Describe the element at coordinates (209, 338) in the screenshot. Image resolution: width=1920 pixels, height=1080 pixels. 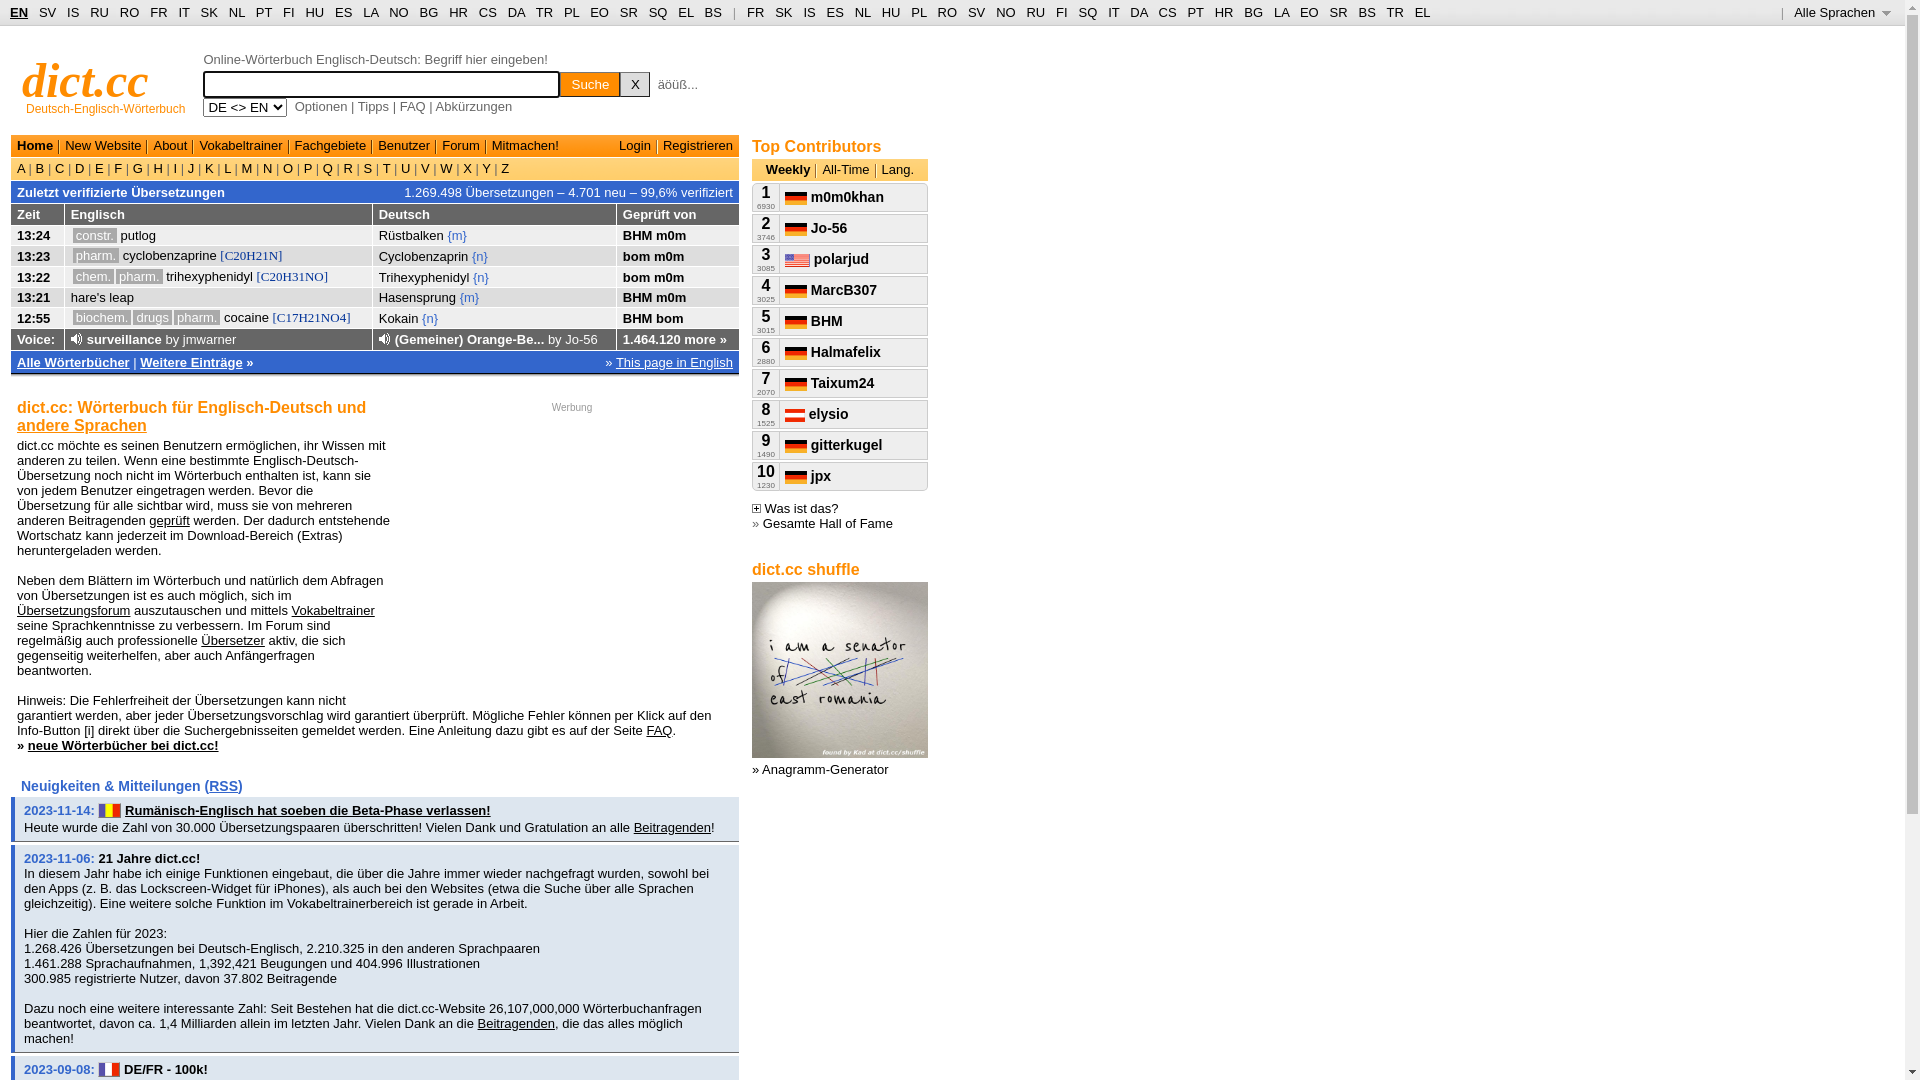
I see `'jmwarner'` at that location.